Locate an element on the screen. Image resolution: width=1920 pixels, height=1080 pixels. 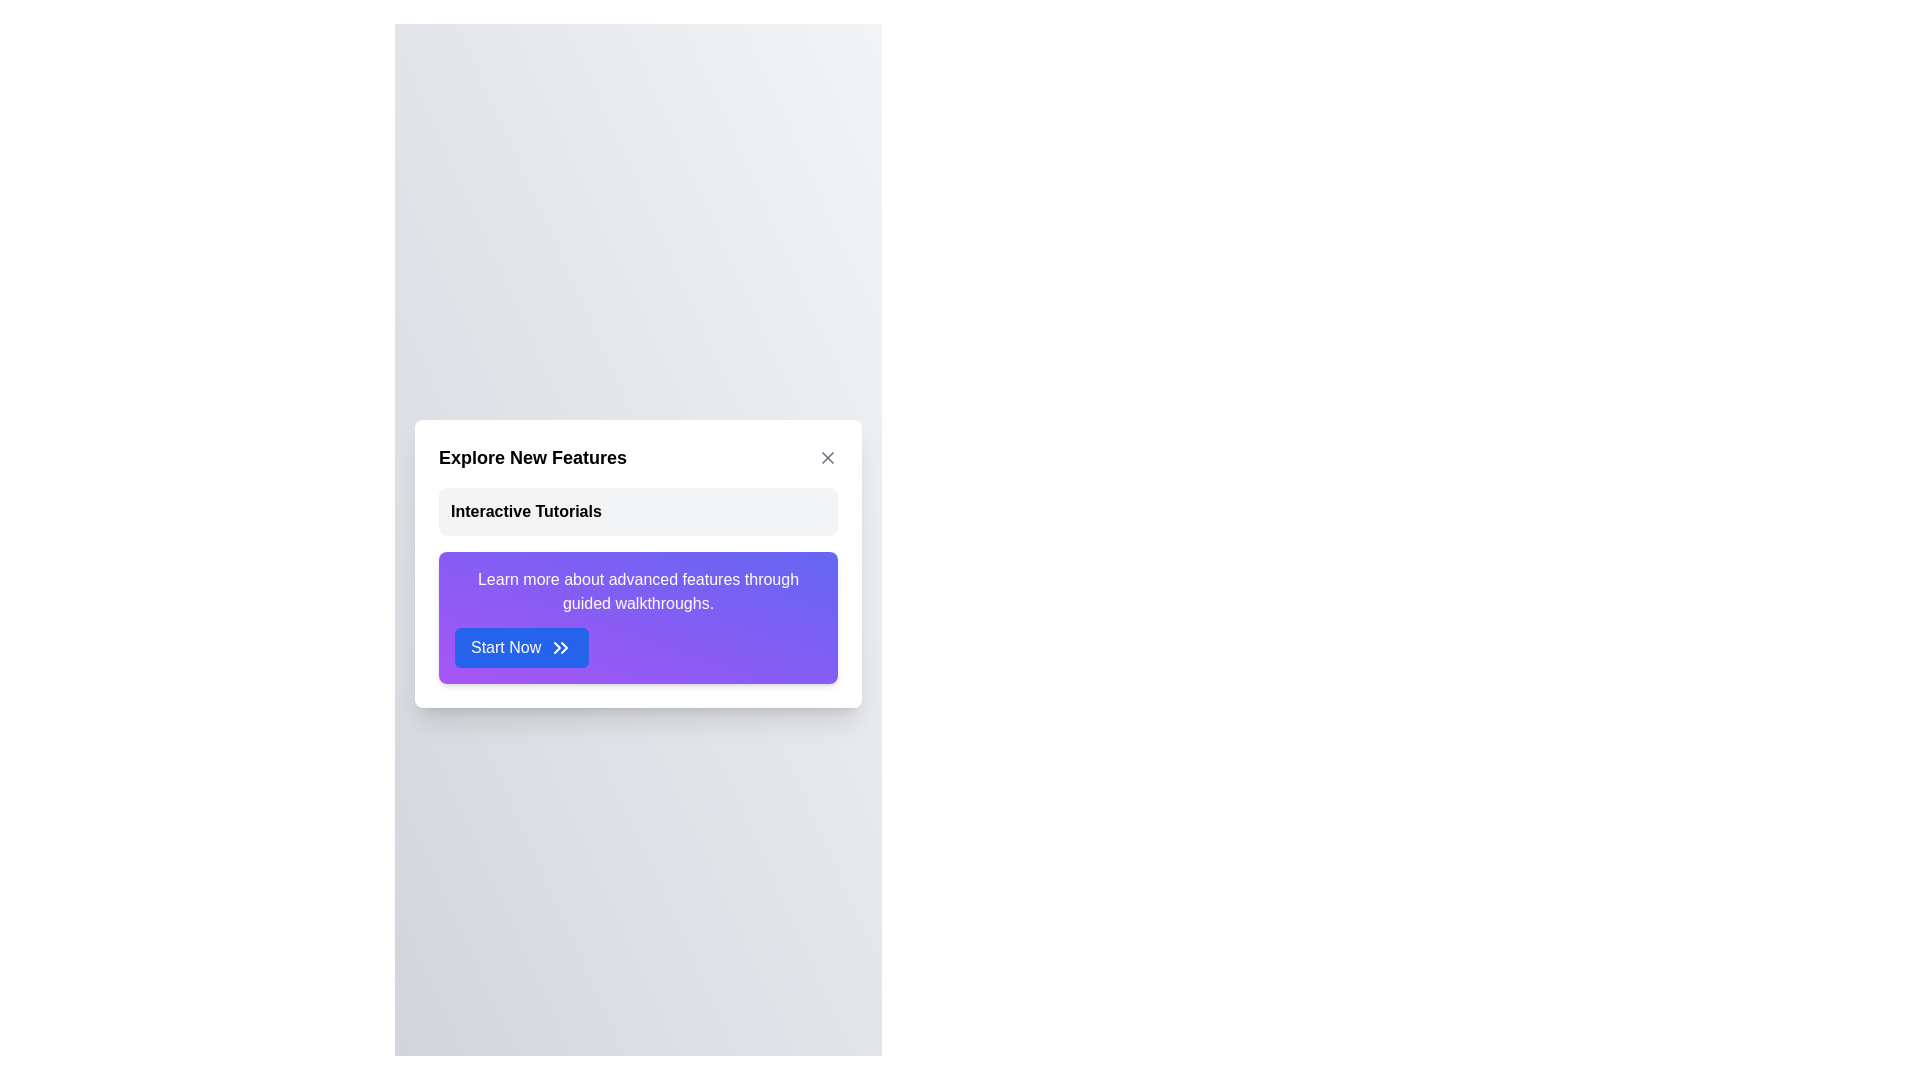
the close button located to the far-right of the headline text 'Explore New Features' in the top section of the pop-up is located at coordinates (828, 458).